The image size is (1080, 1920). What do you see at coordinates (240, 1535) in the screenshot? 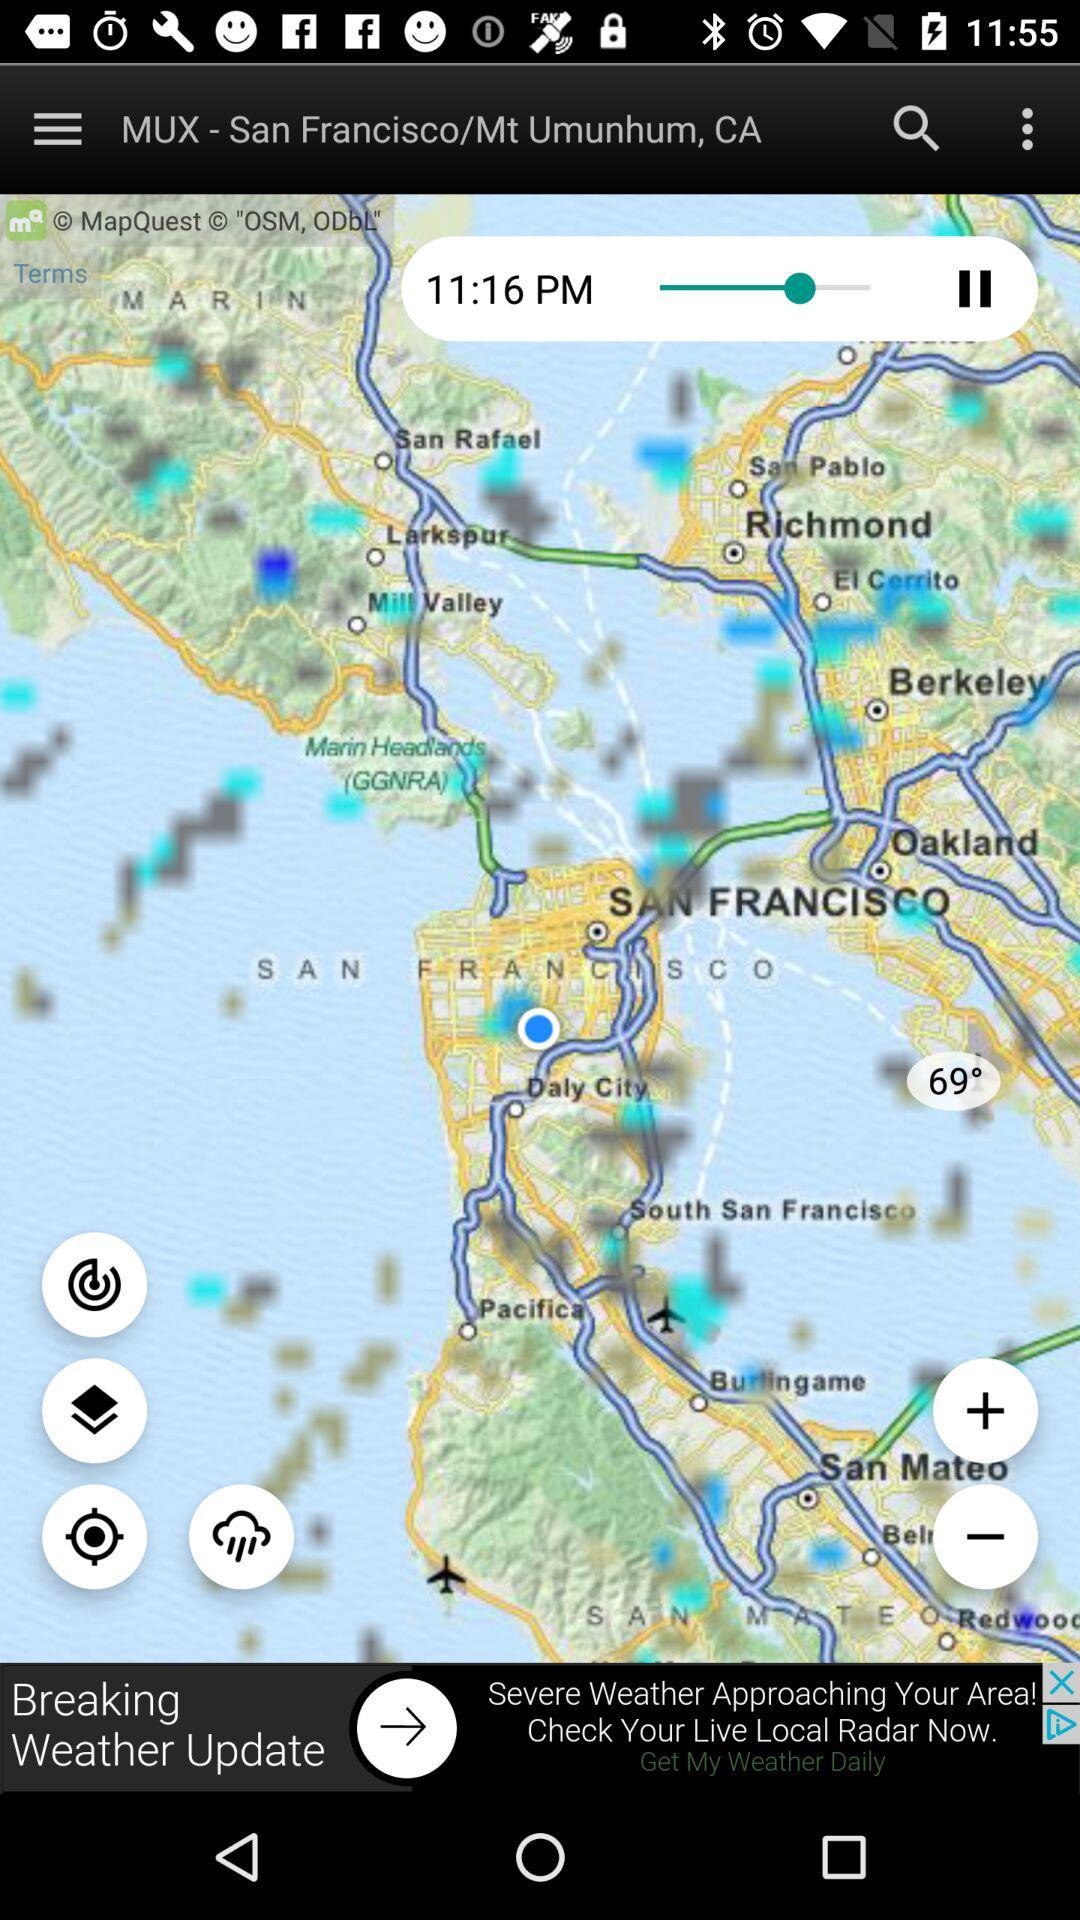
I see `an option` at bounding box center [240, 1535].